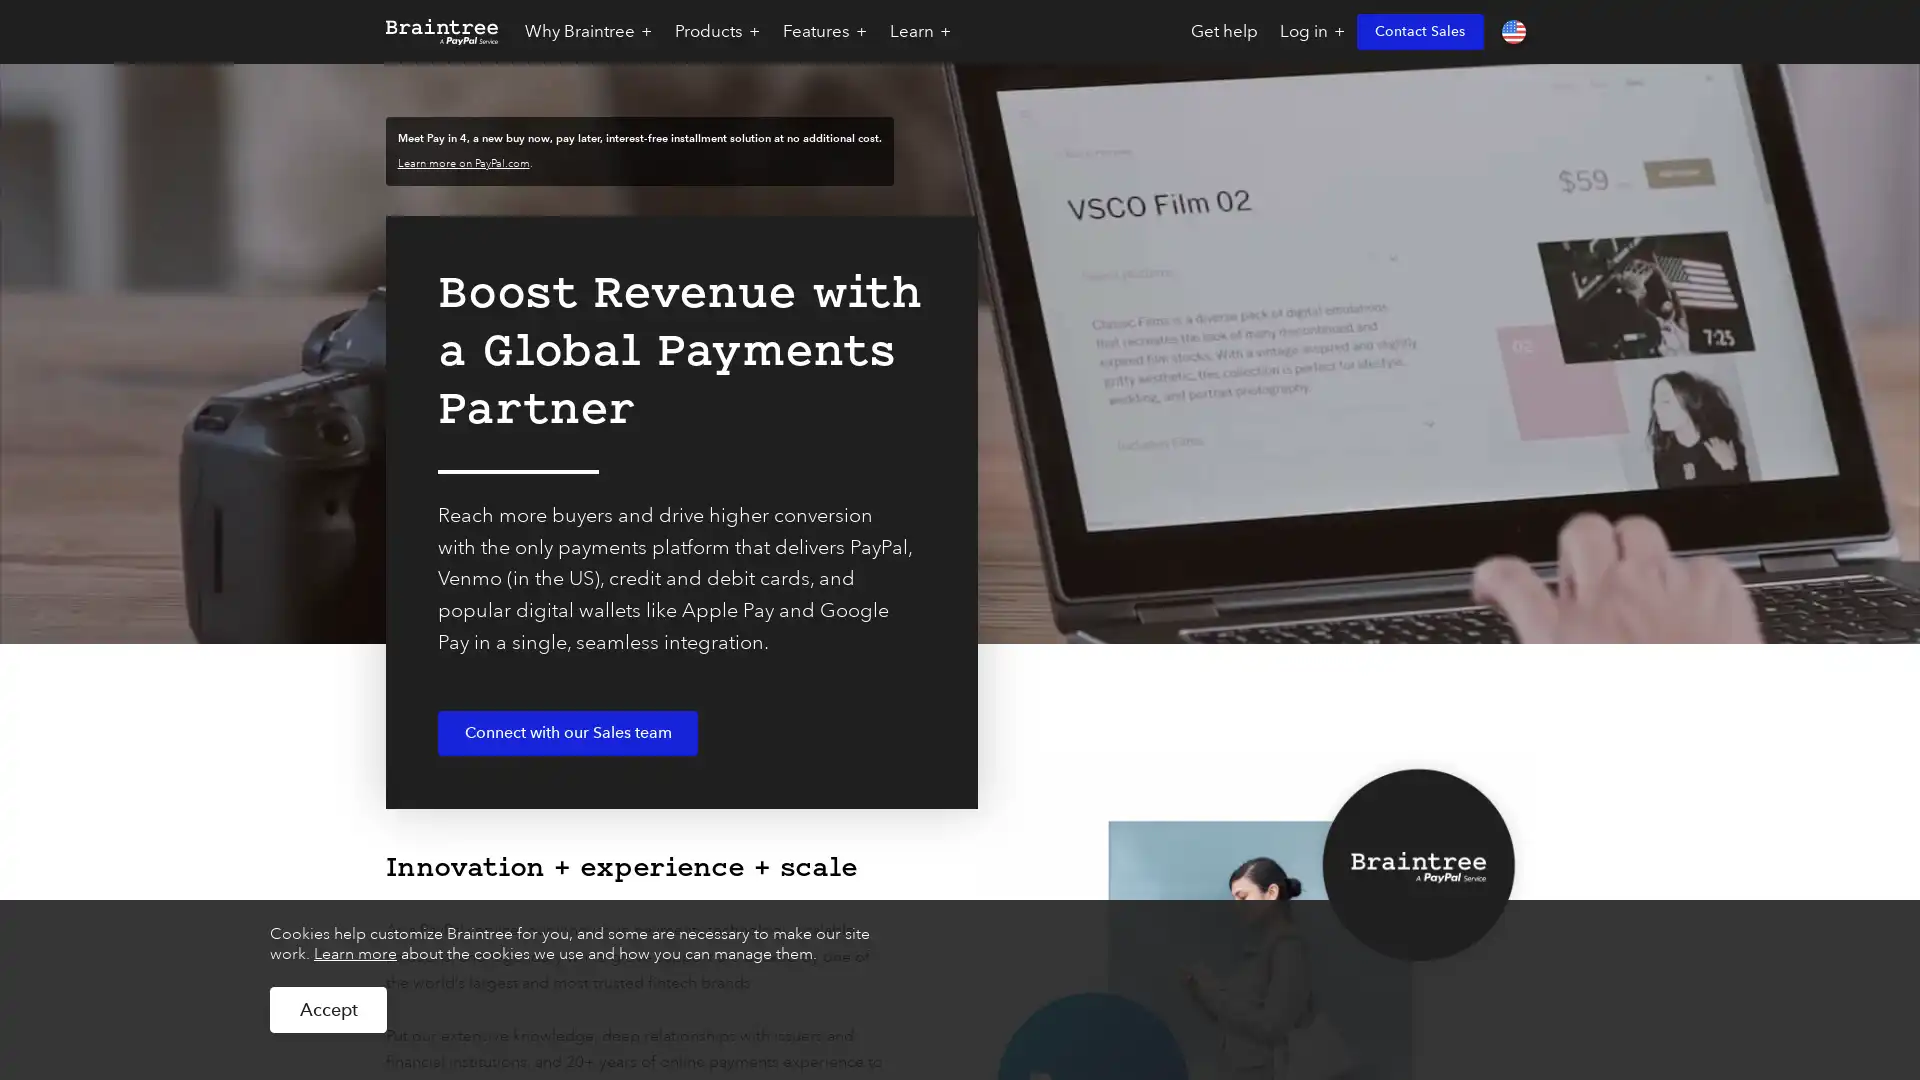 The width and height of the screenshot is (1920, 1080). I want to click on Why Braintree menu, so click(587, 31).